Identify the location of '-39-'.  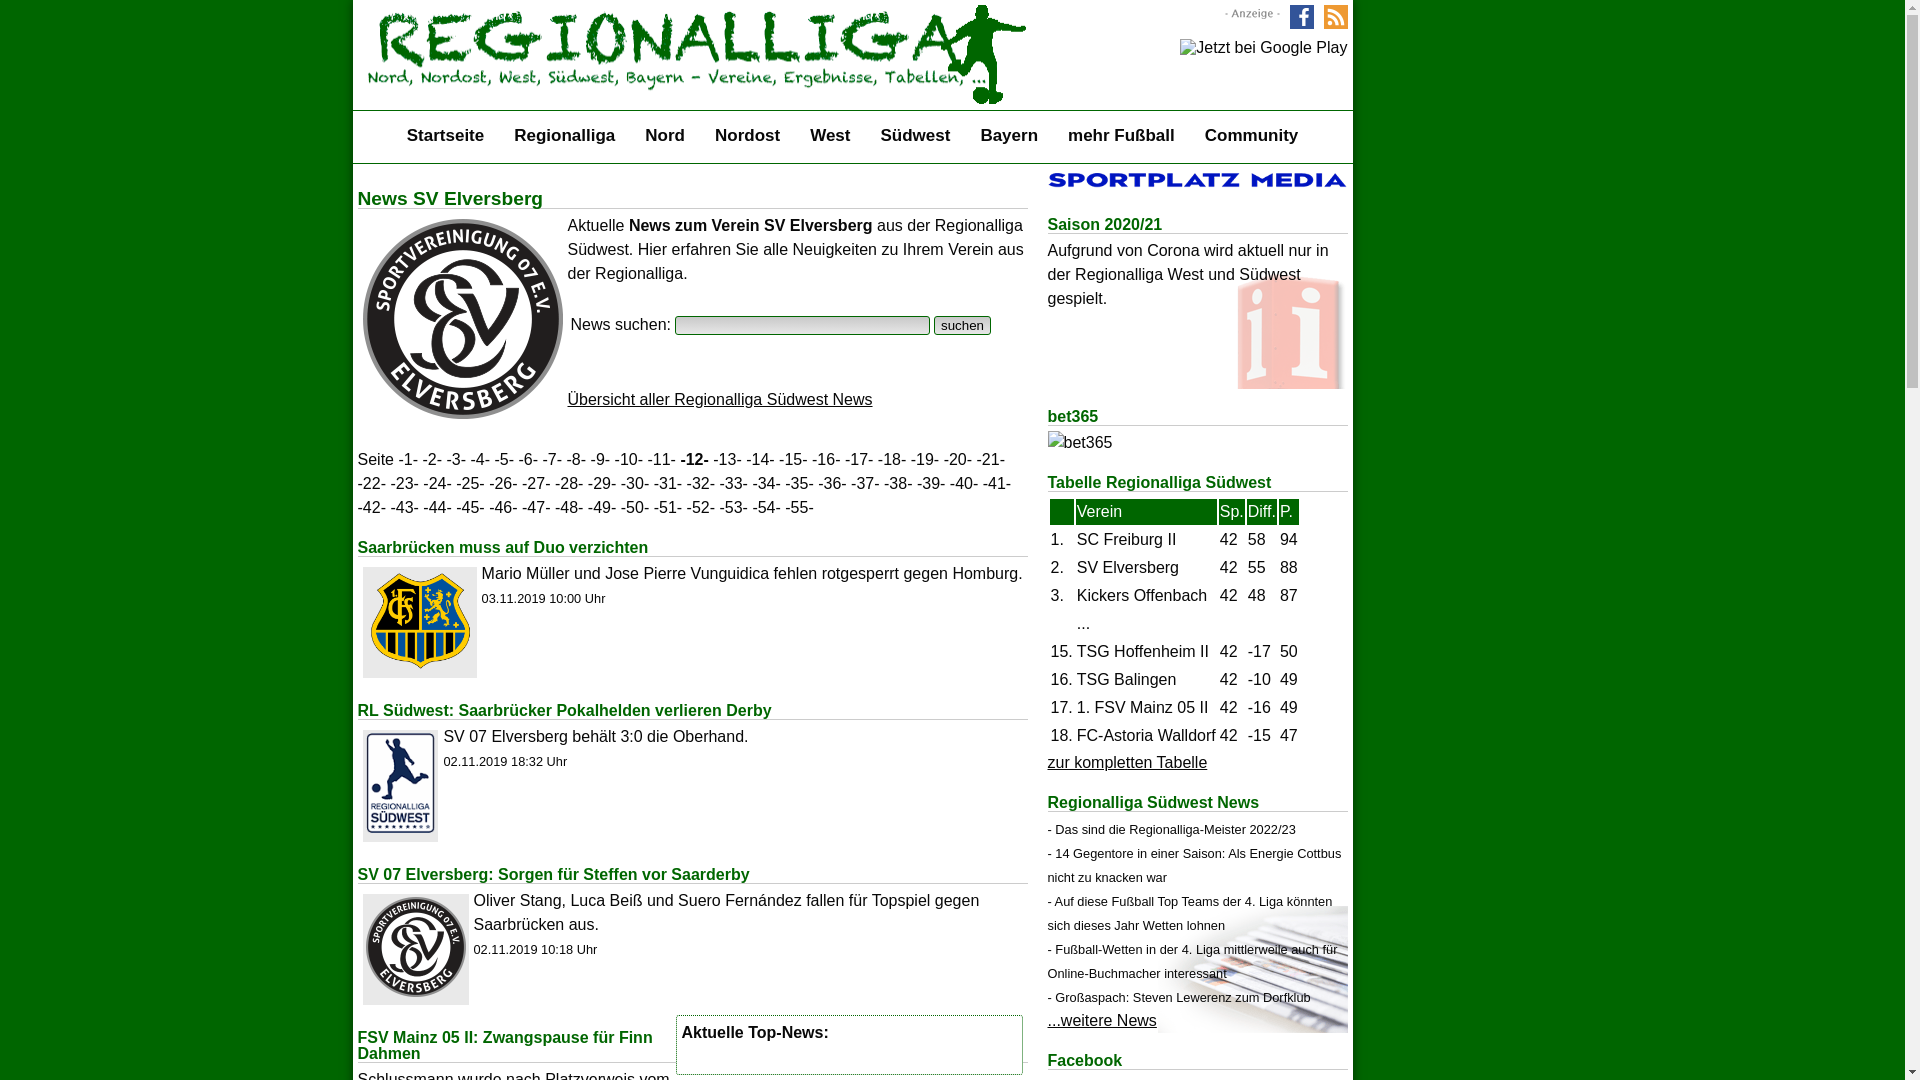
(915, 483).